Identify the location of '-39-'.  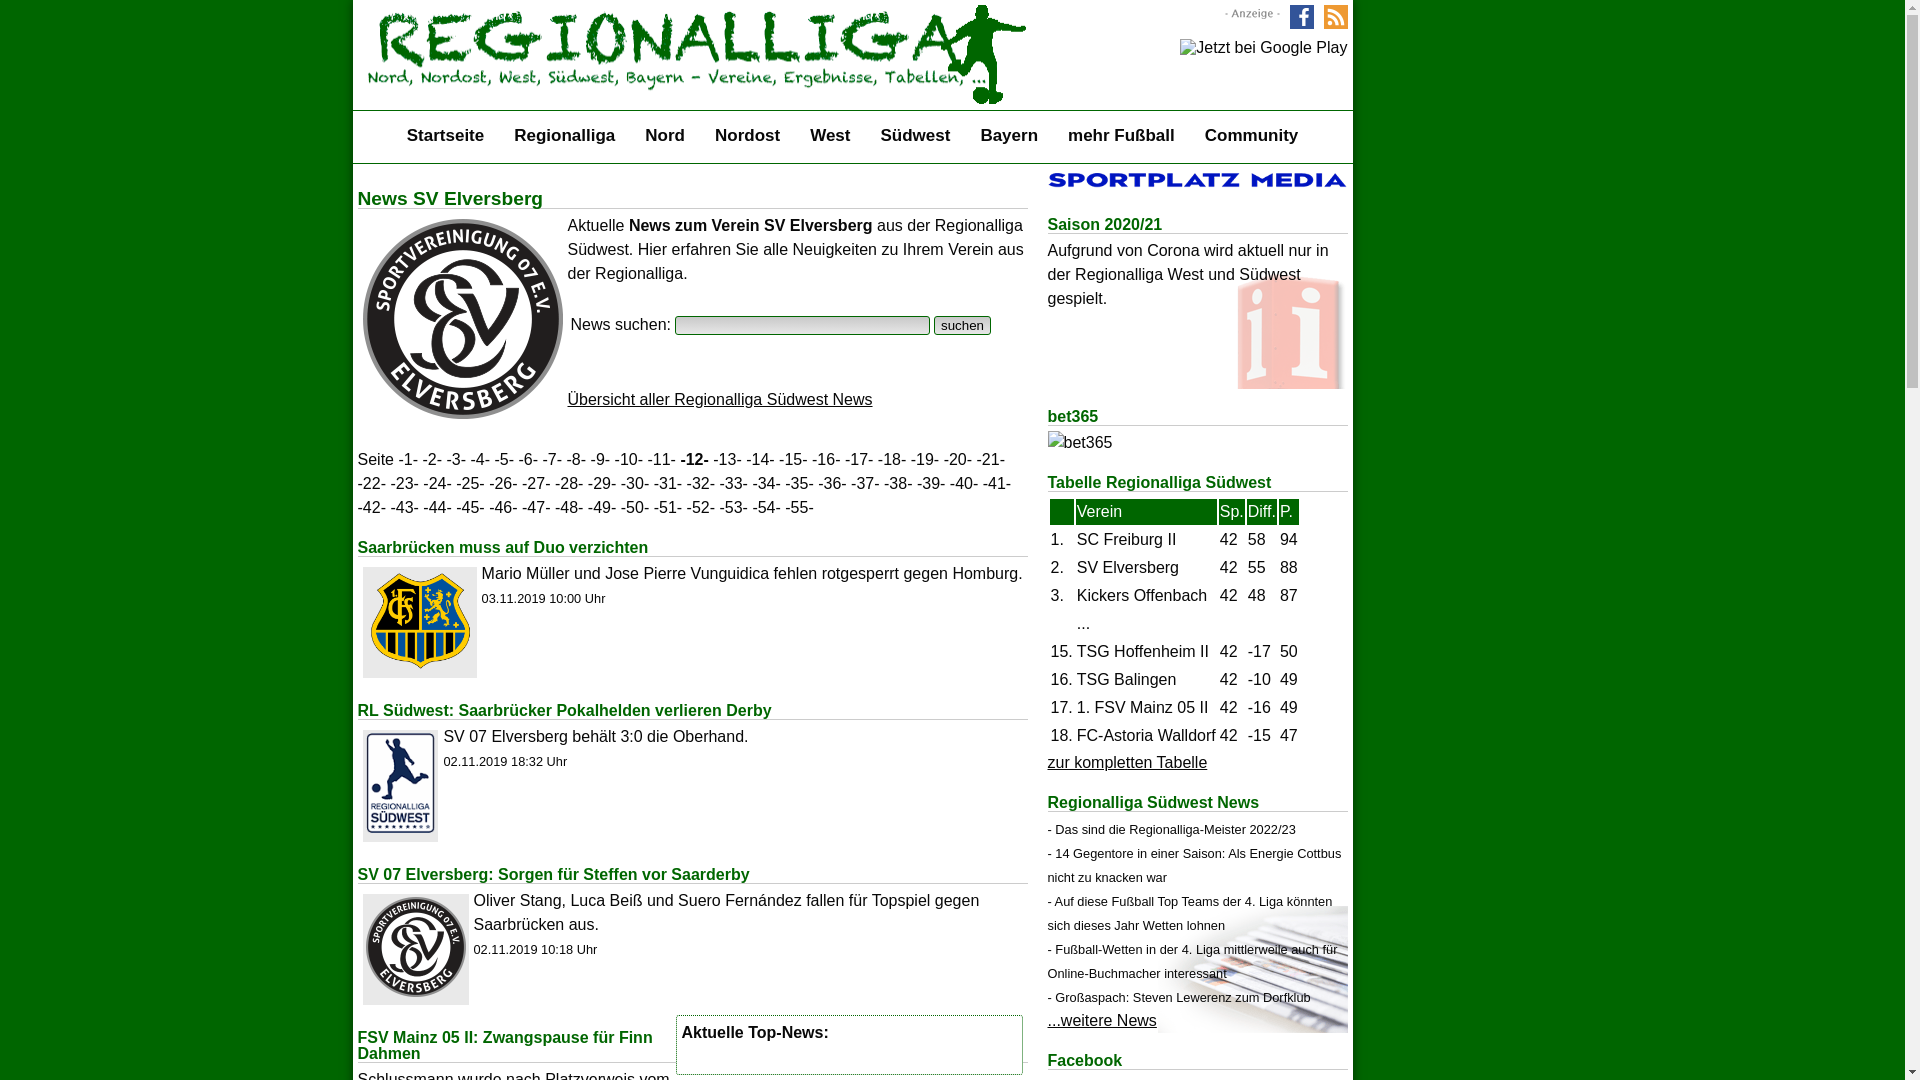
(915, 483).